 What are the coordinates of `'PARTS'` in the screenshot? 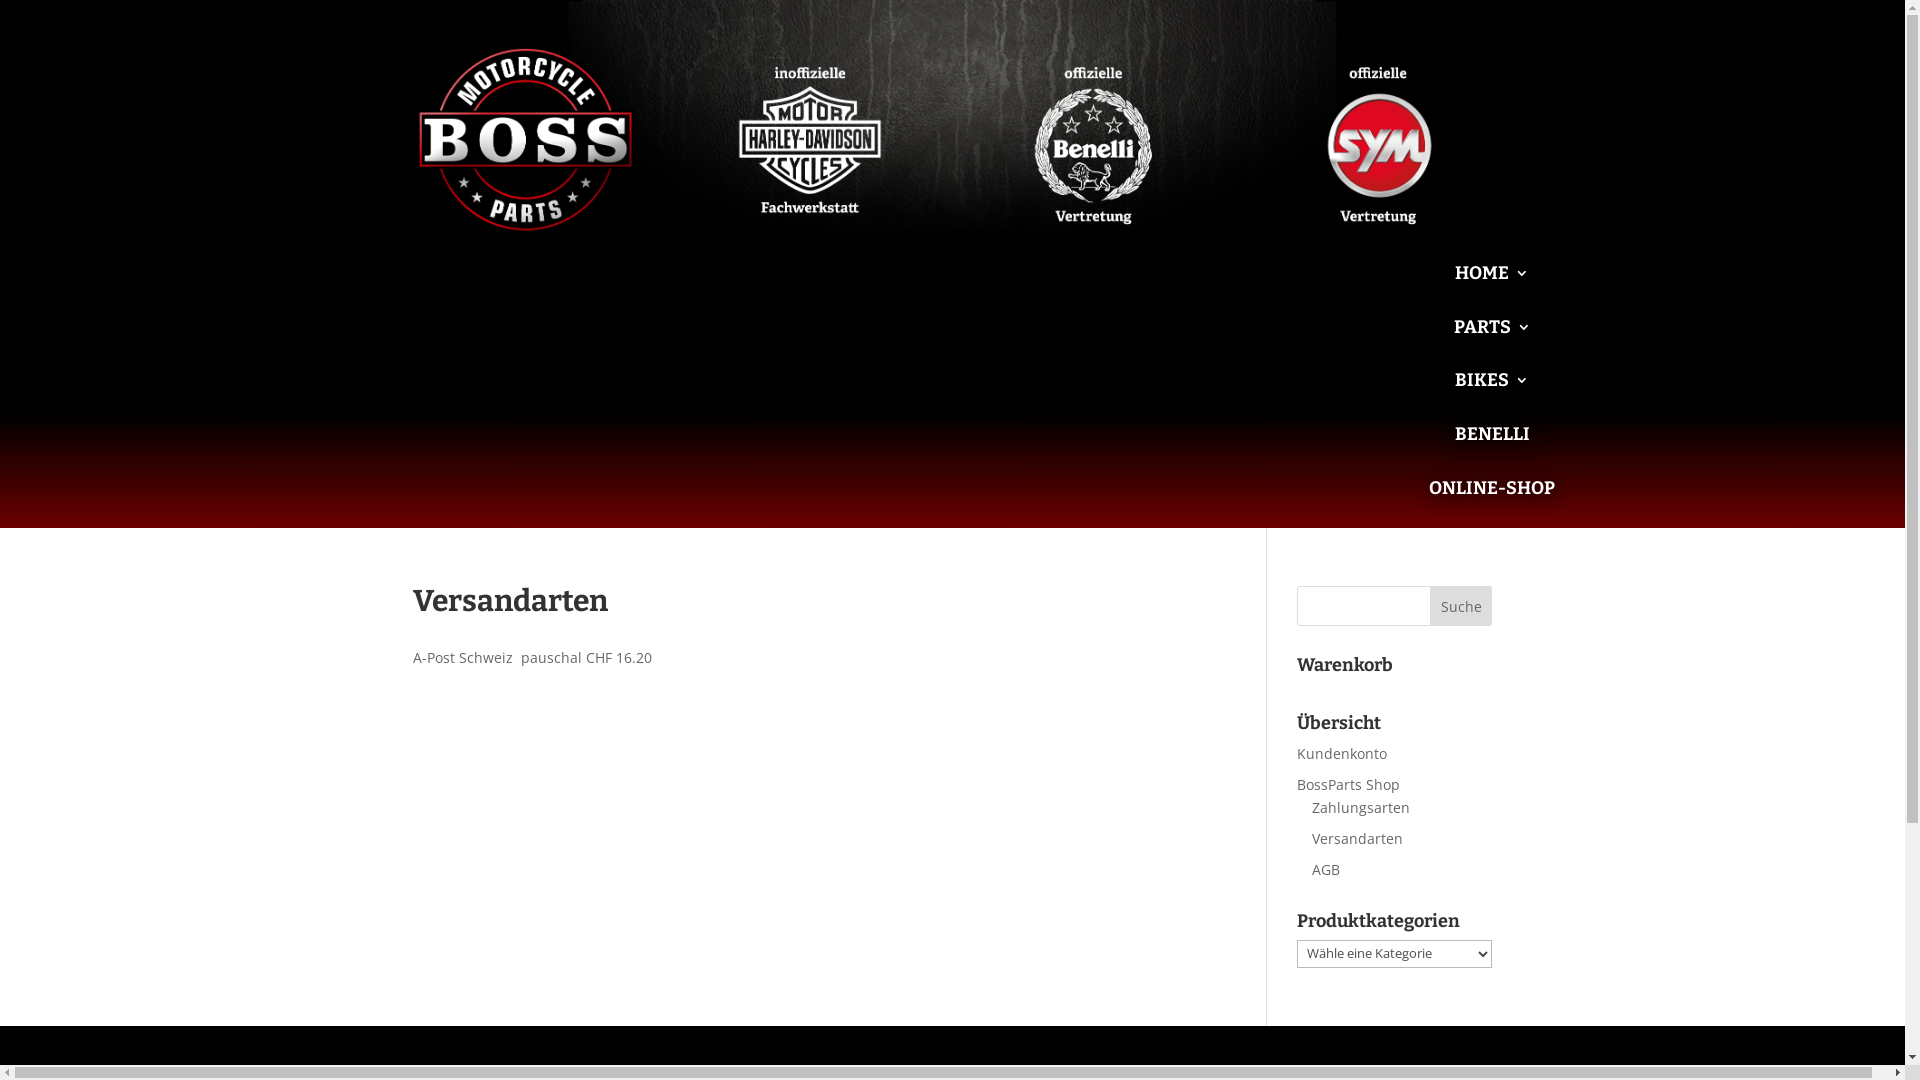 It's located at (1454, 341).